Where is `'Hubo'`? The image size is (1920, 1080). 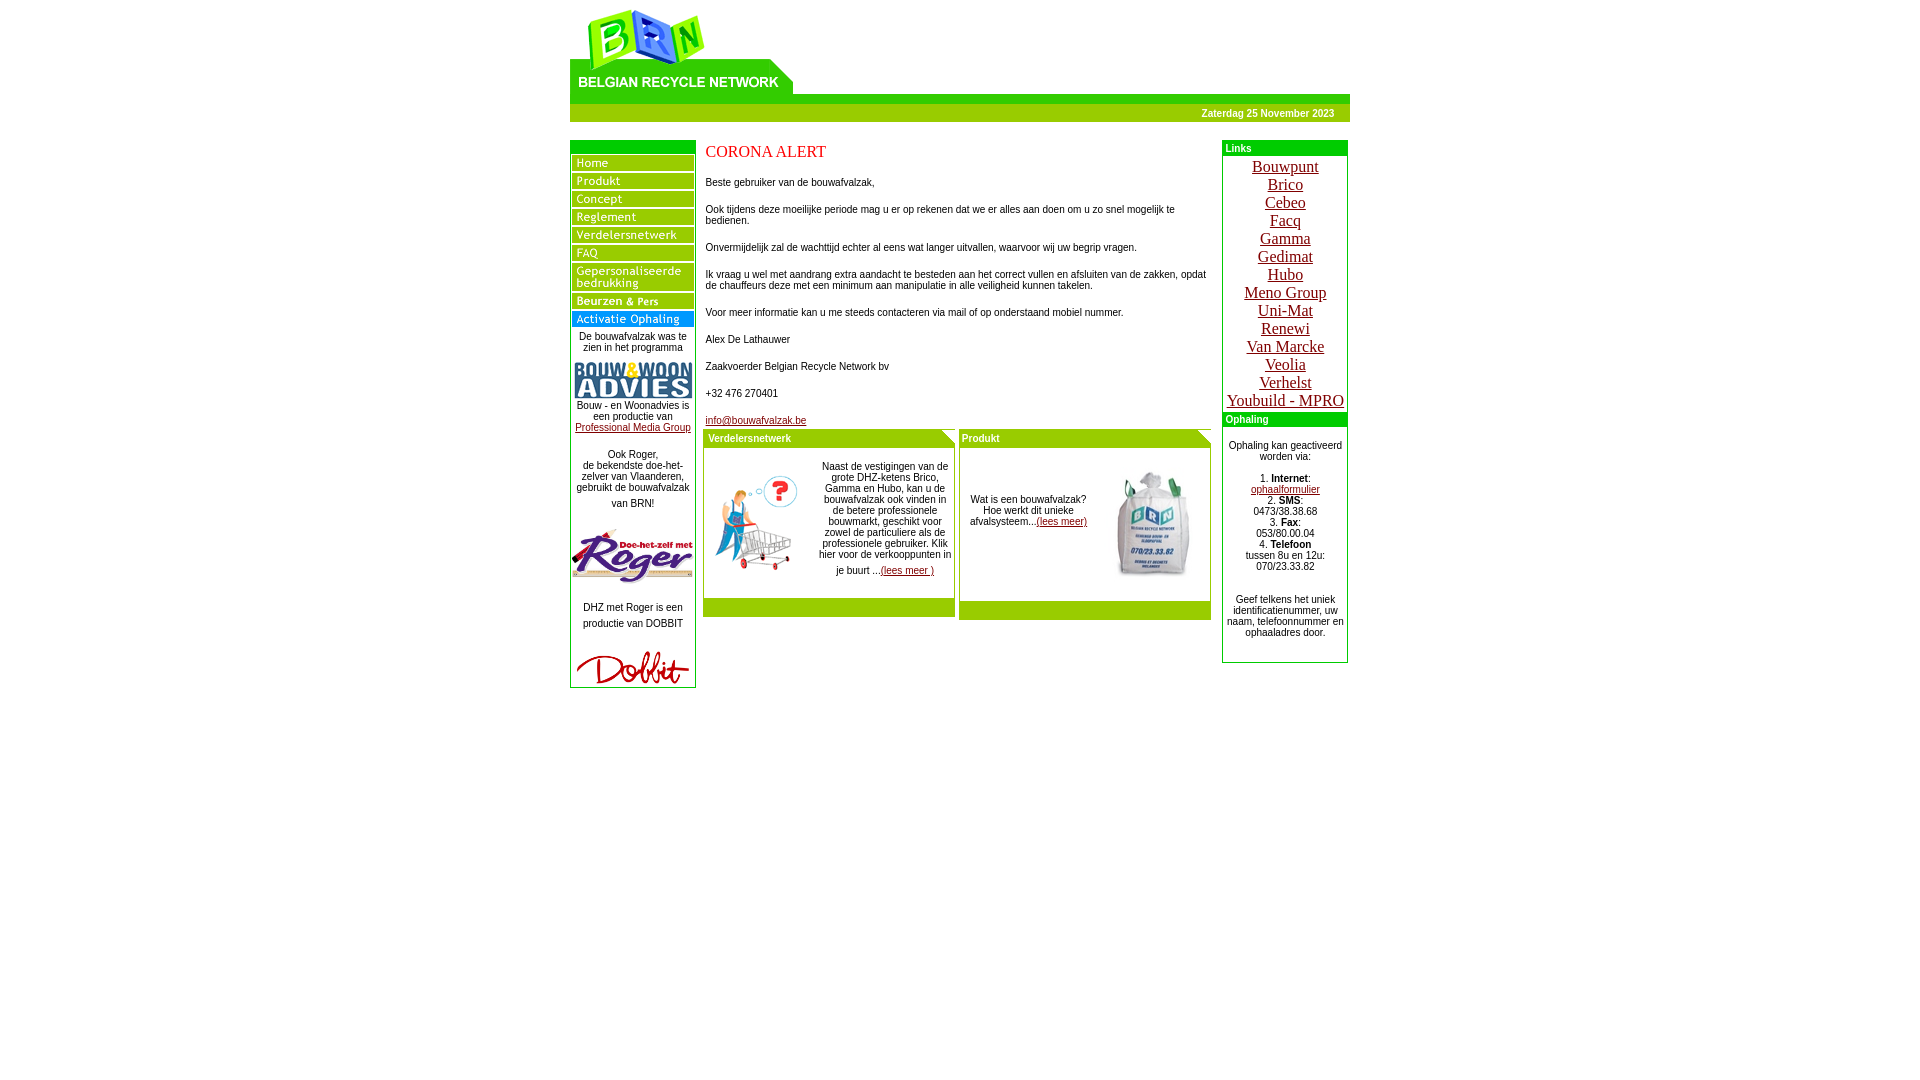 'Hubo' is located at coordinates (1286, 274).